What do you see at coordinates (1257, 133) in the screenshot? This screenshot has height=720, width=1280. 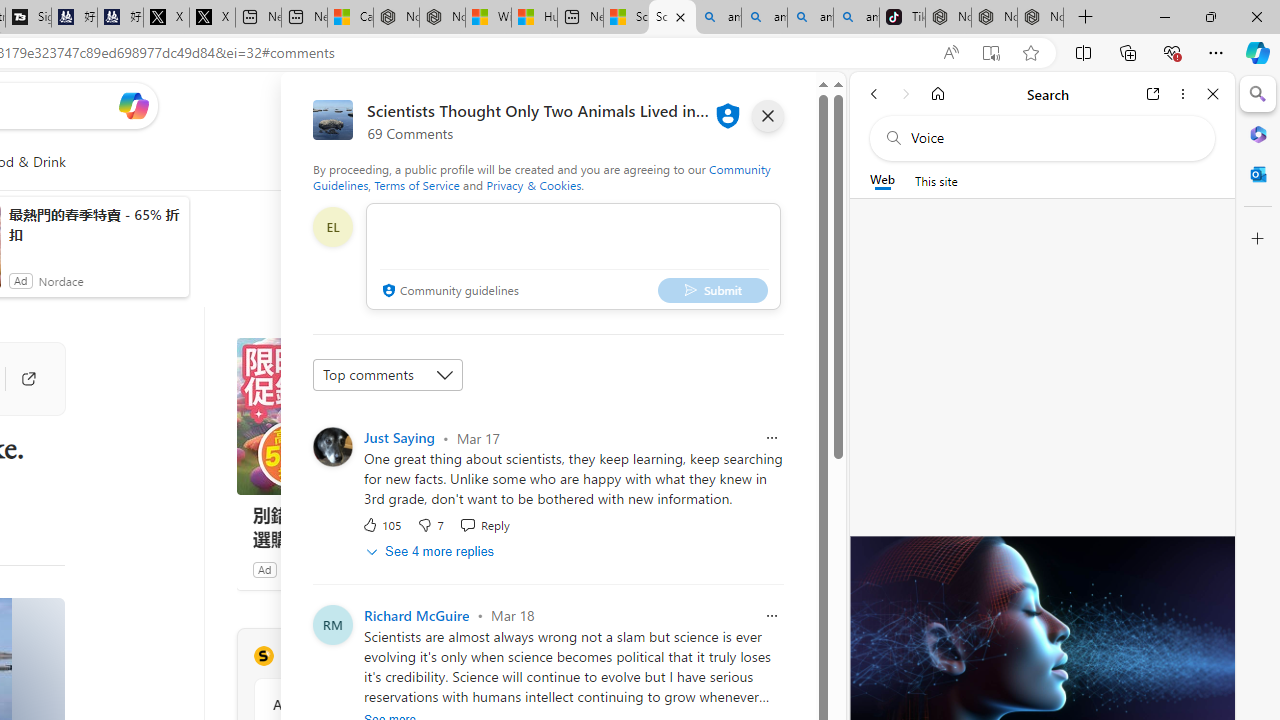 I see `'Microsoft 365'` at bounding box center [1257, 133].